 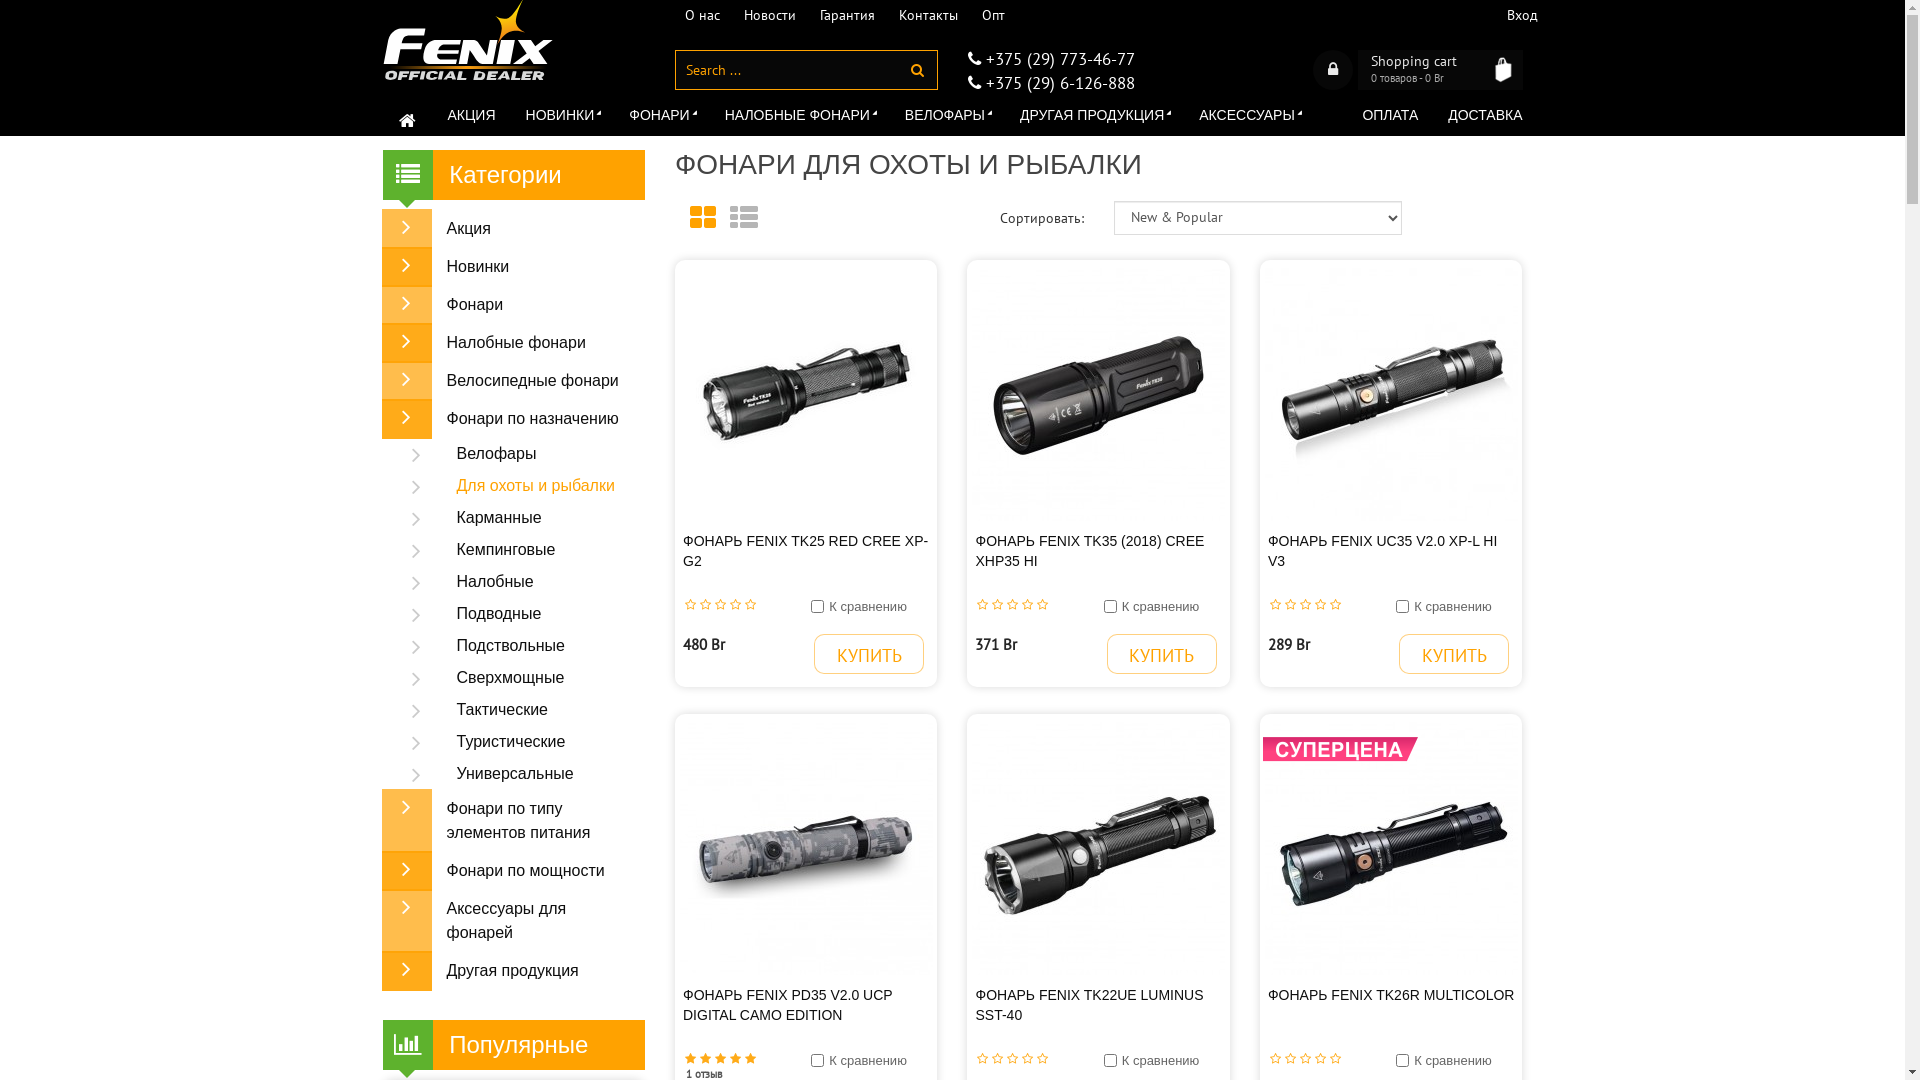 I want to click on 'Login', so click(x=1332, y=68).